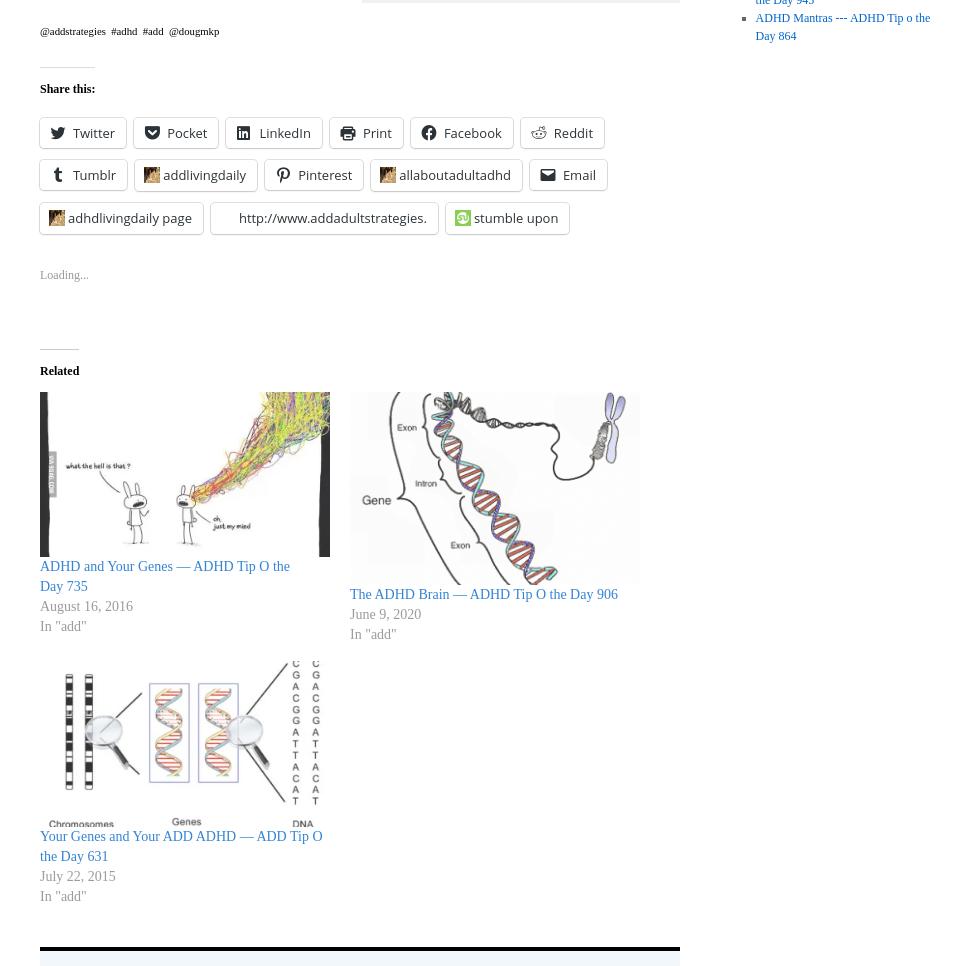 Image resolution: width=980 pixels, height=966 pixels. Describe the element at coordinates (515, 215) in the screenshot. I see `'stumble upon'` at that location.